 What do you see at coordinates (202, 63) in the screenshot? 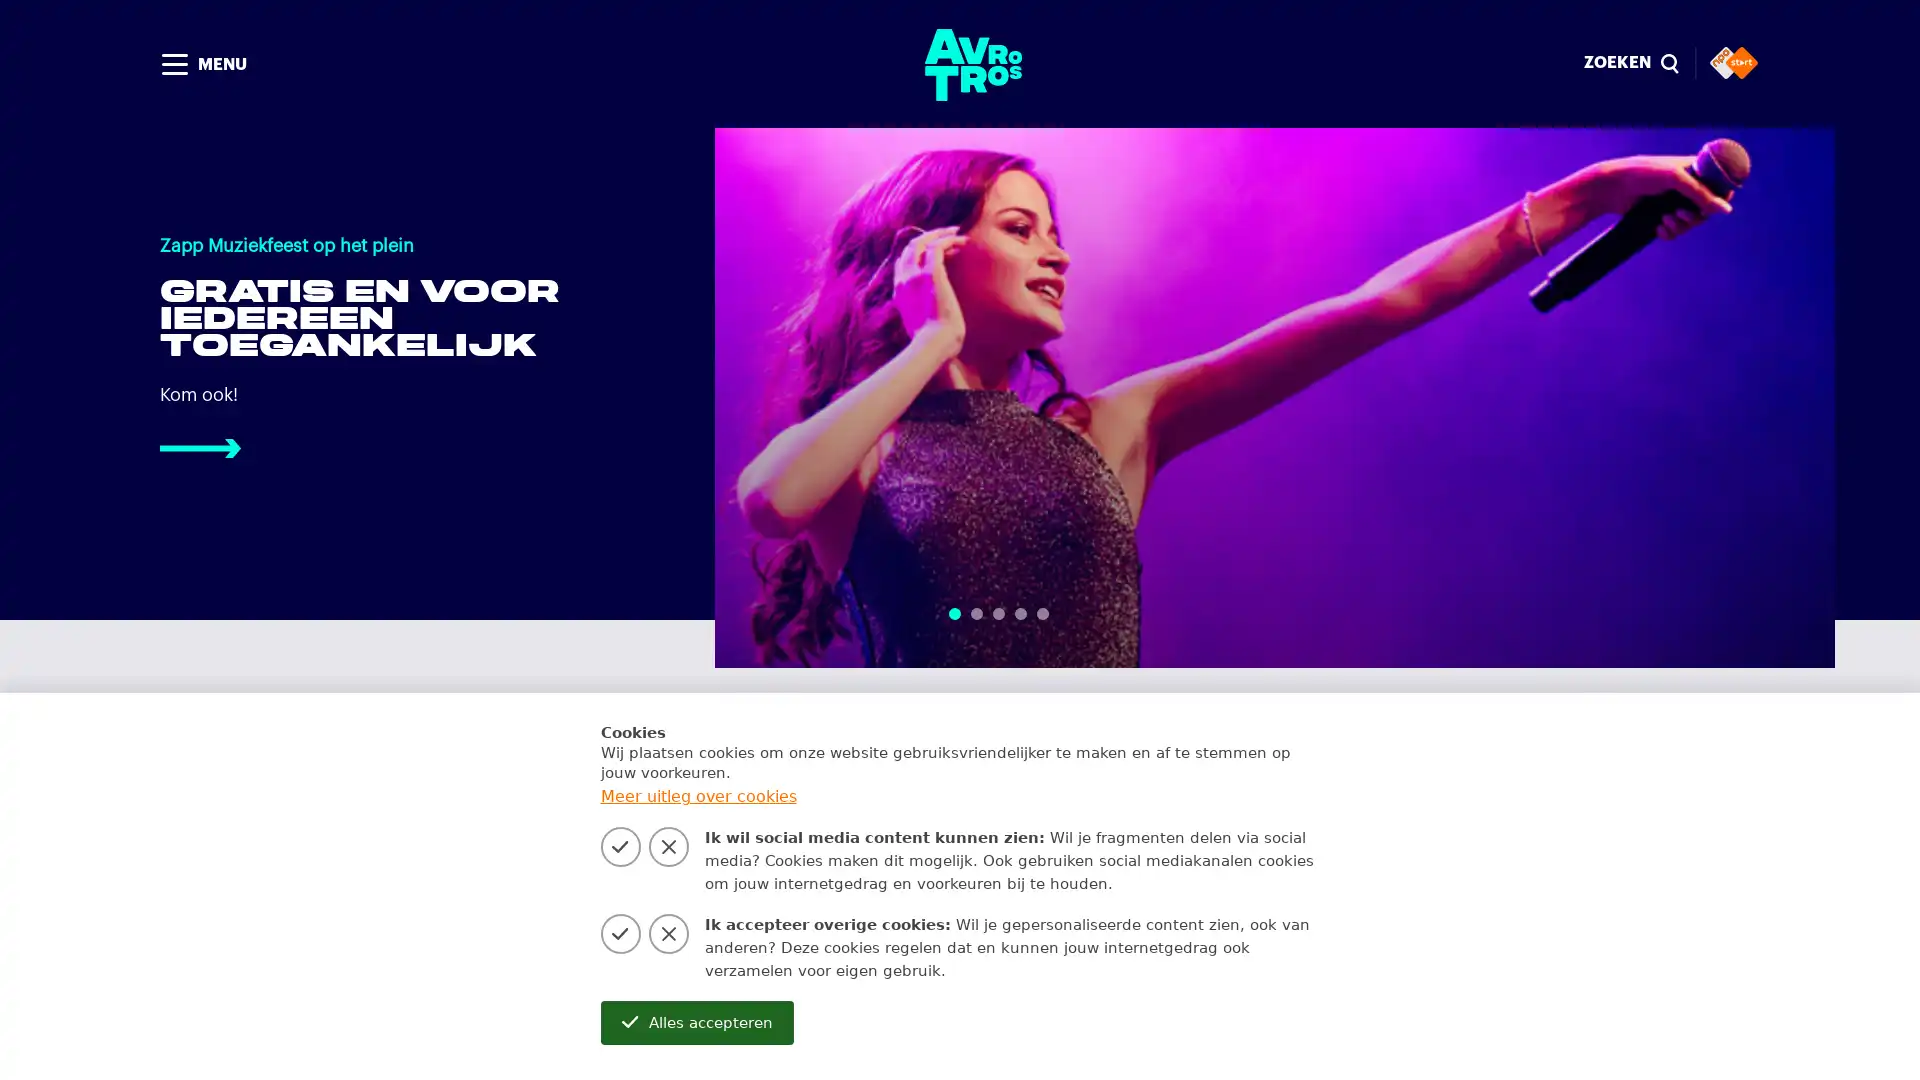
I see `MENU` at bounding box center [202, 63].